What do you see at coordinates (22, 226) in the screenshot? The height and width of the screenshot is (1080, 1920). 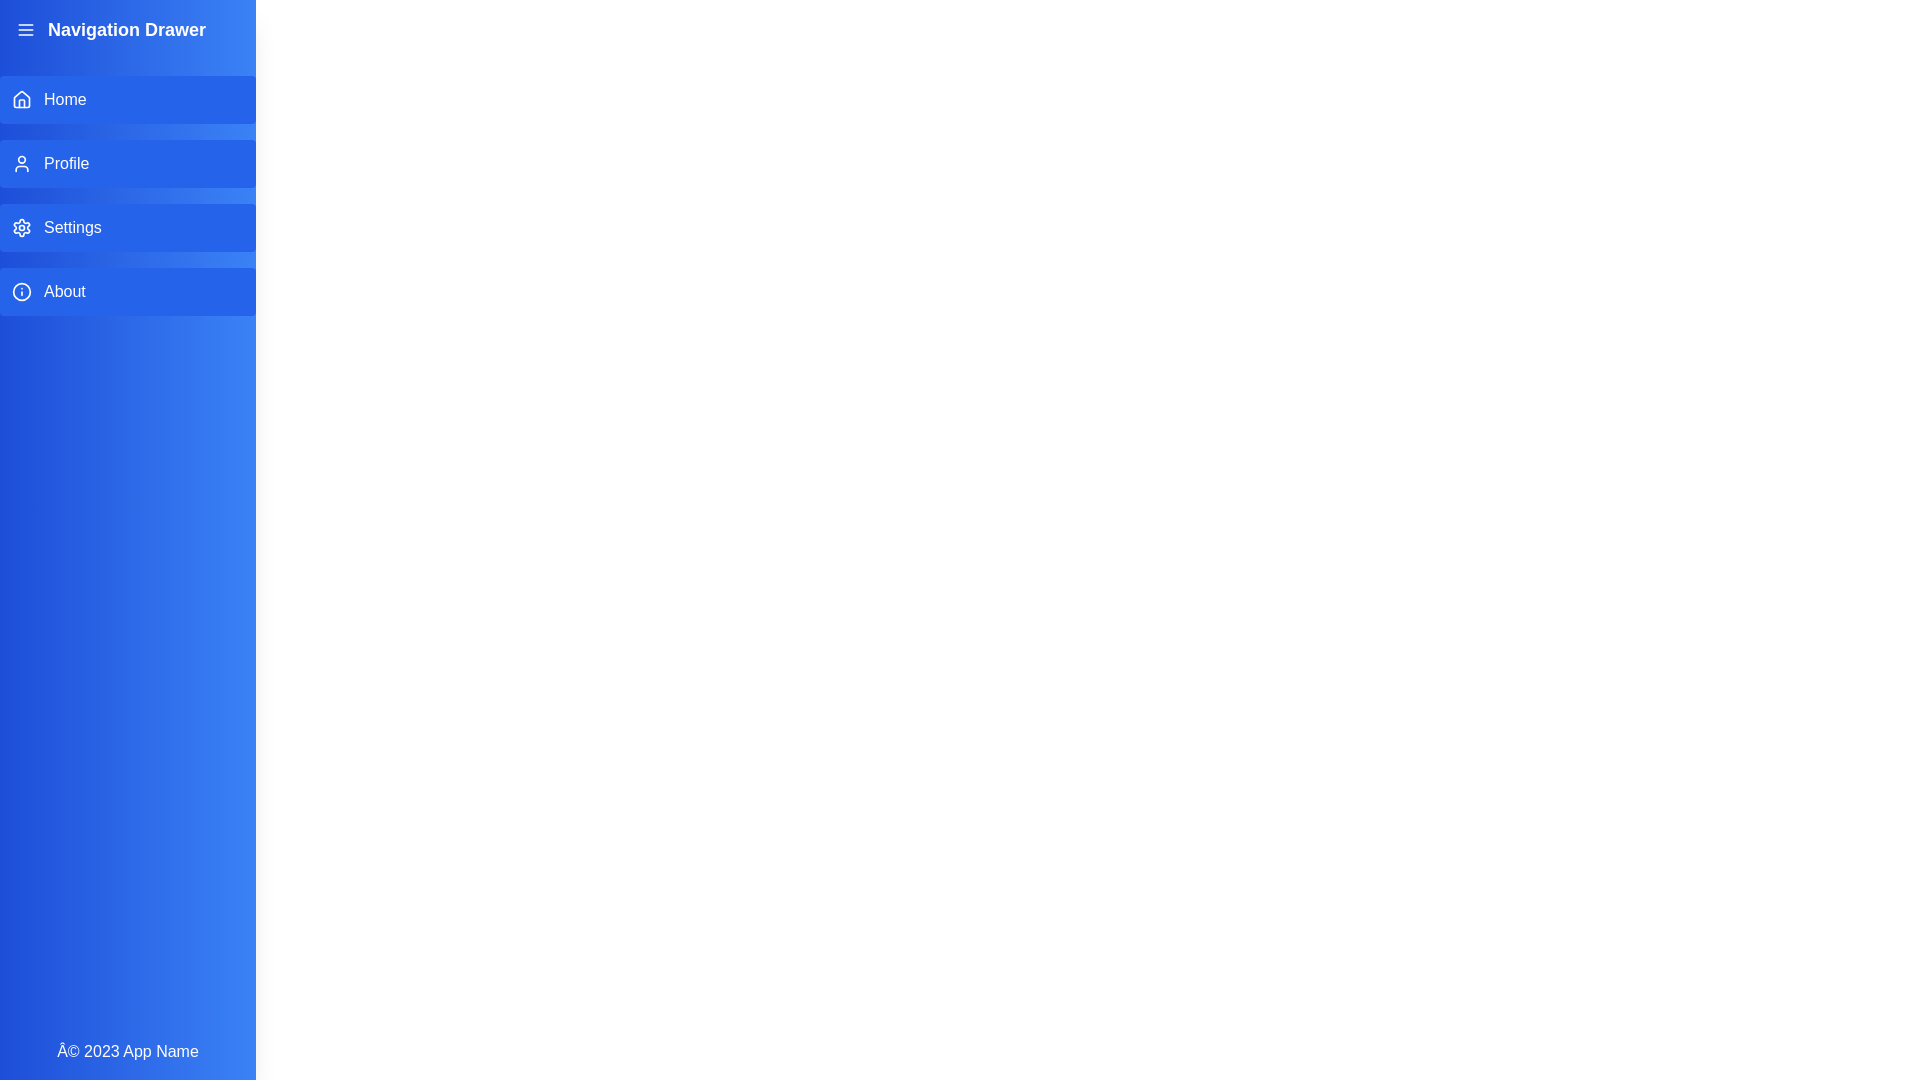 I see `the 'Settings' icon located in the vertical navigation drawer on the left side of the interface, positioned just to the left of the text 'Settings'` at bounding box center [22, 226].